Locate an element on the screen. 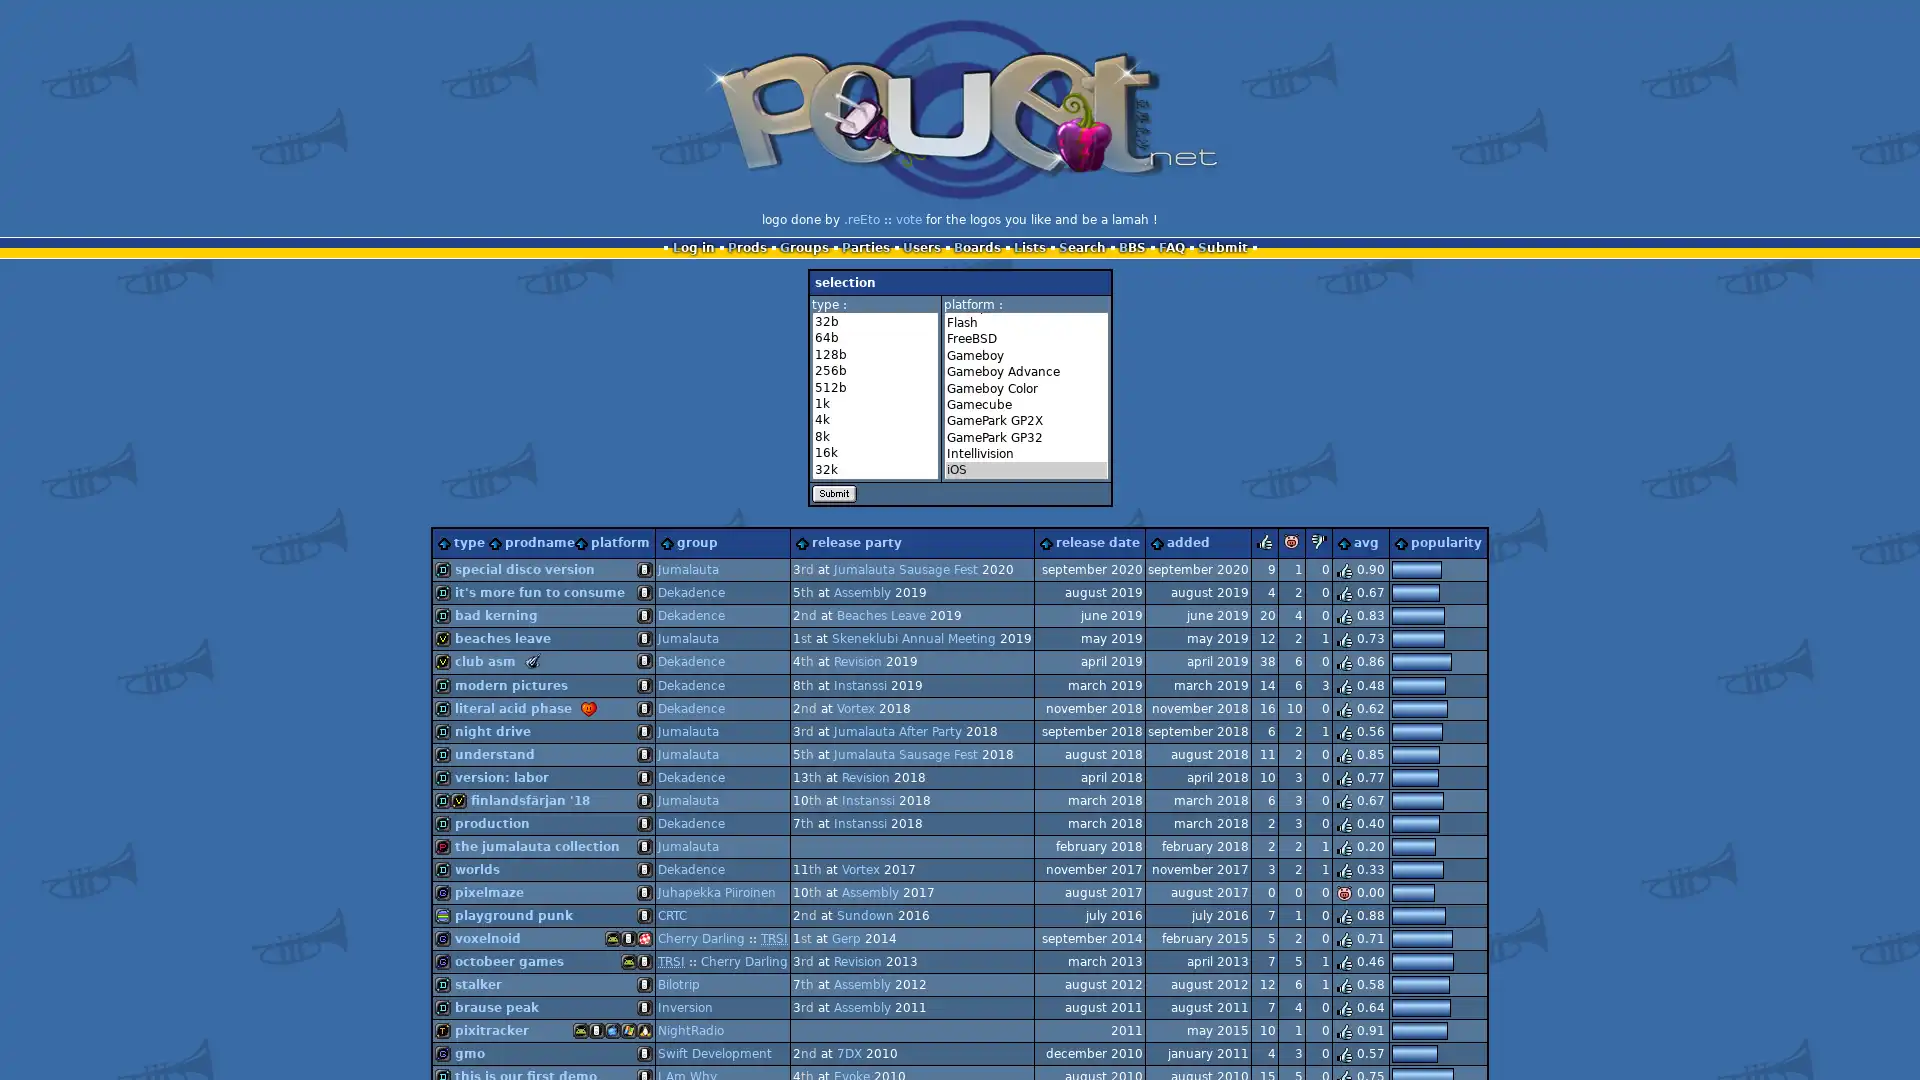 This screenshot has width=1920, height=1080. Submit is located at coordinates (833, 493).